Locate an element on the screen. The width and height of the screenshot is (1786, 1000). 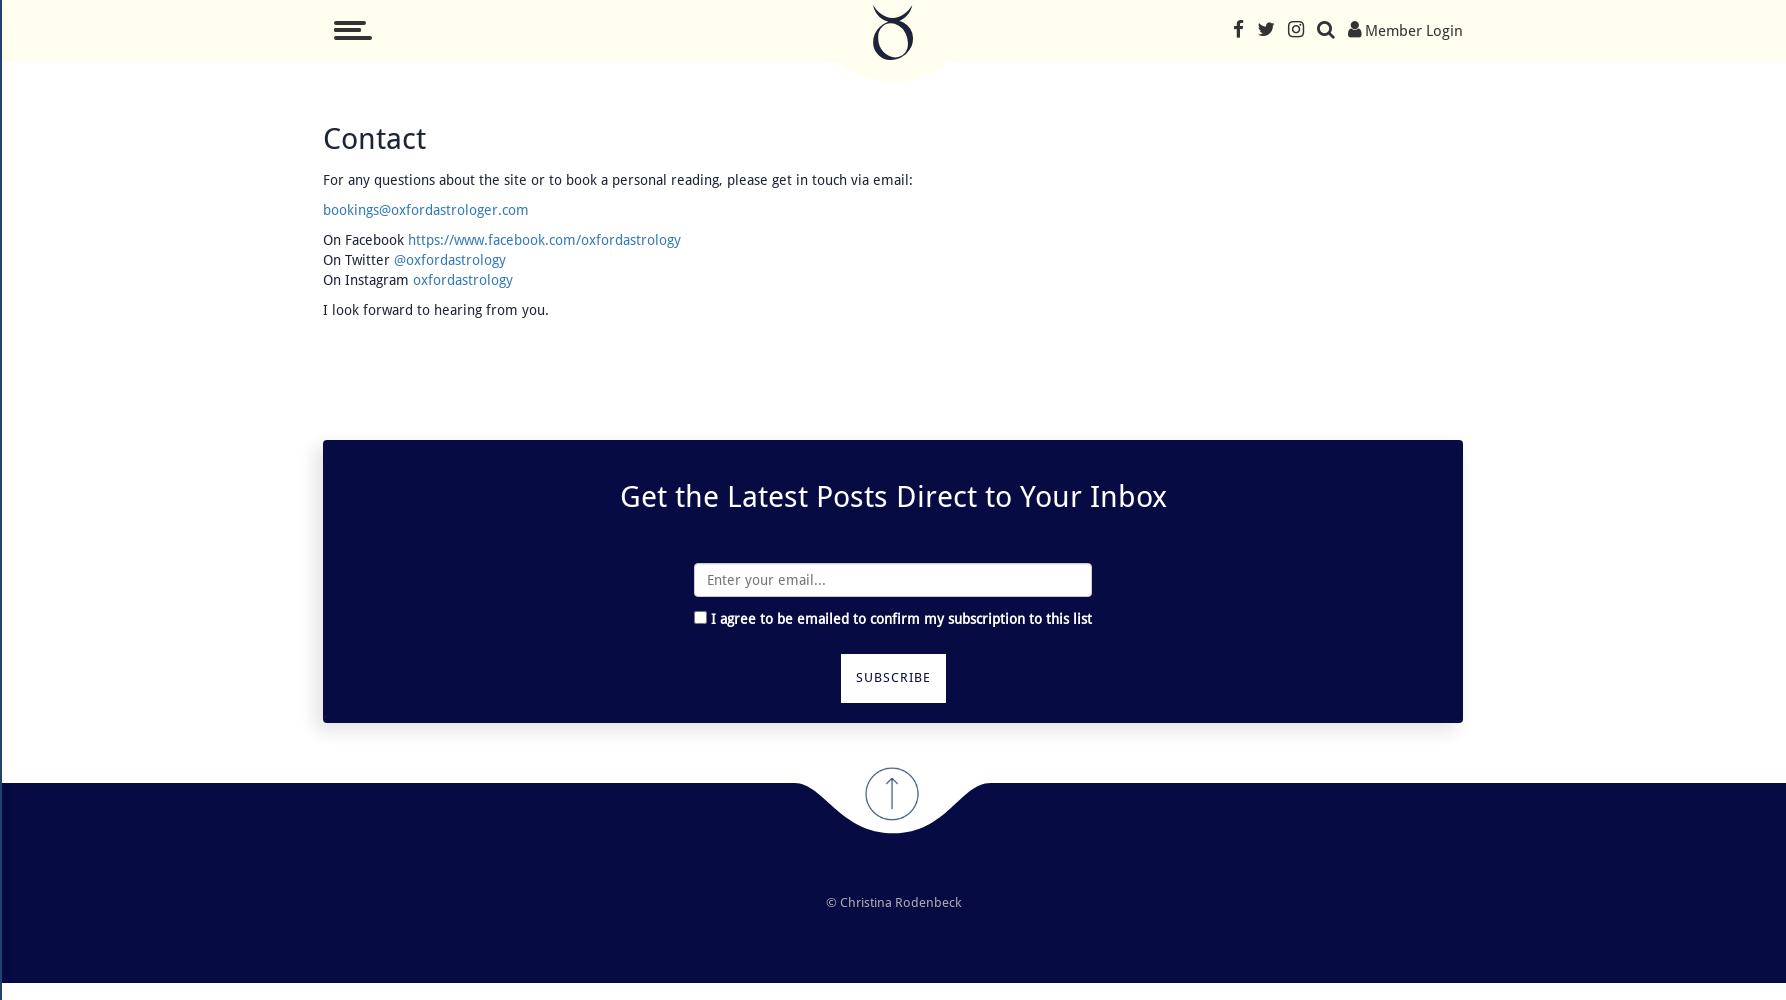
'Contact' is located at coordinates (374, 138).